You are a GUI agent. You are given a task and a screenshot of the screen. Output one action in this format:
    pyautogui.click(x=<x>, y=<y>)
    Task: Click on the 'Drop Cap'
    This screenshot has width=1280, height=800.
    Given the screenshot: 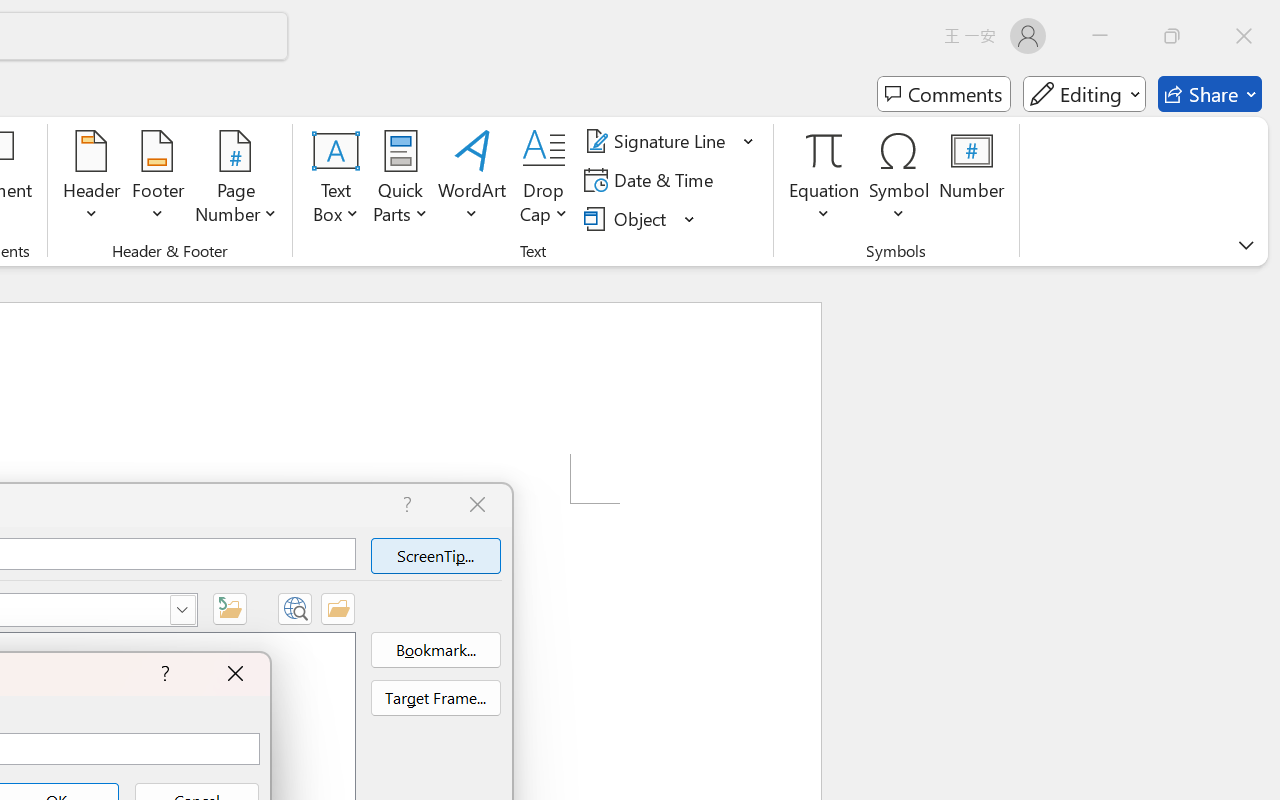 What is the action you would take?
    pyautogui.click(x=544, y=179)
    